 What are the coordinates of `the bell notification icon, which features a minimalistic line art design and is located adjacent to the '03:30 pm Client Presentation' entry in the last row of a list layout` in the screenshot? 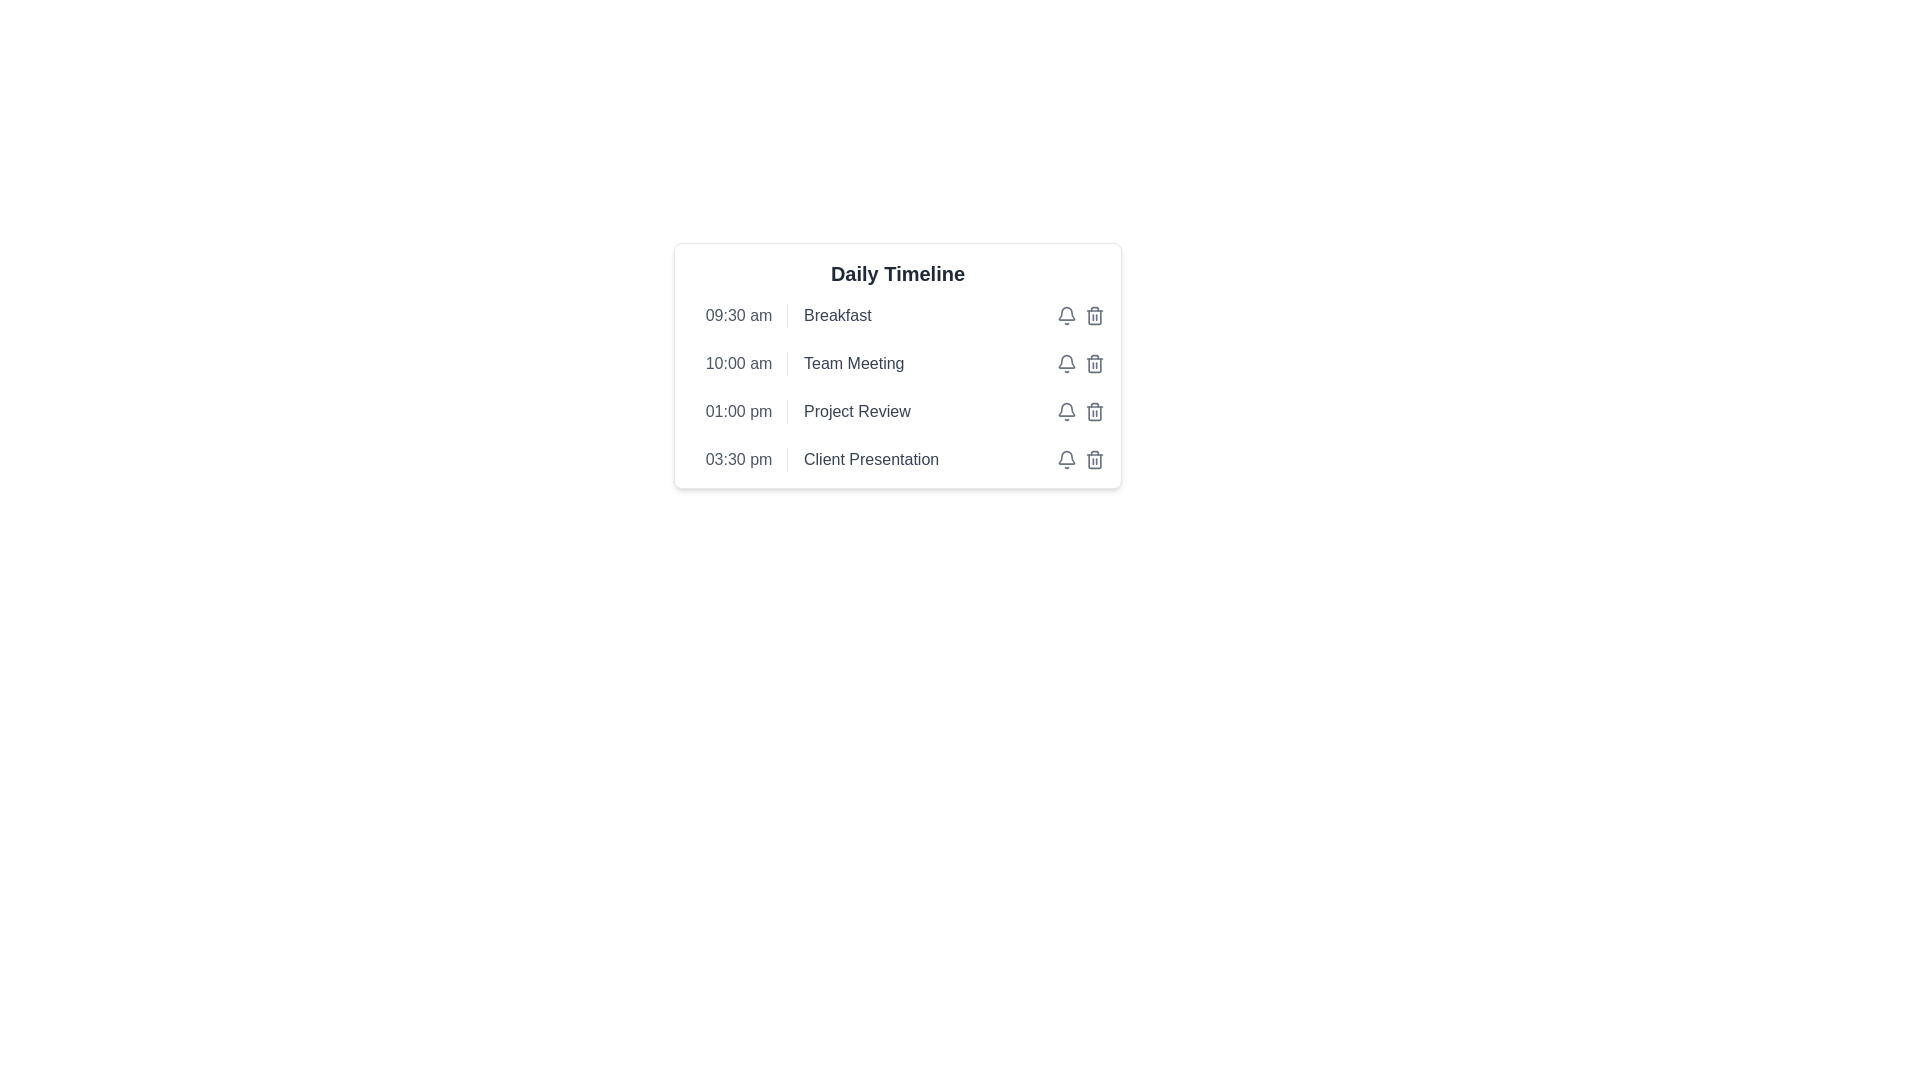 It's located at (1065, 457).